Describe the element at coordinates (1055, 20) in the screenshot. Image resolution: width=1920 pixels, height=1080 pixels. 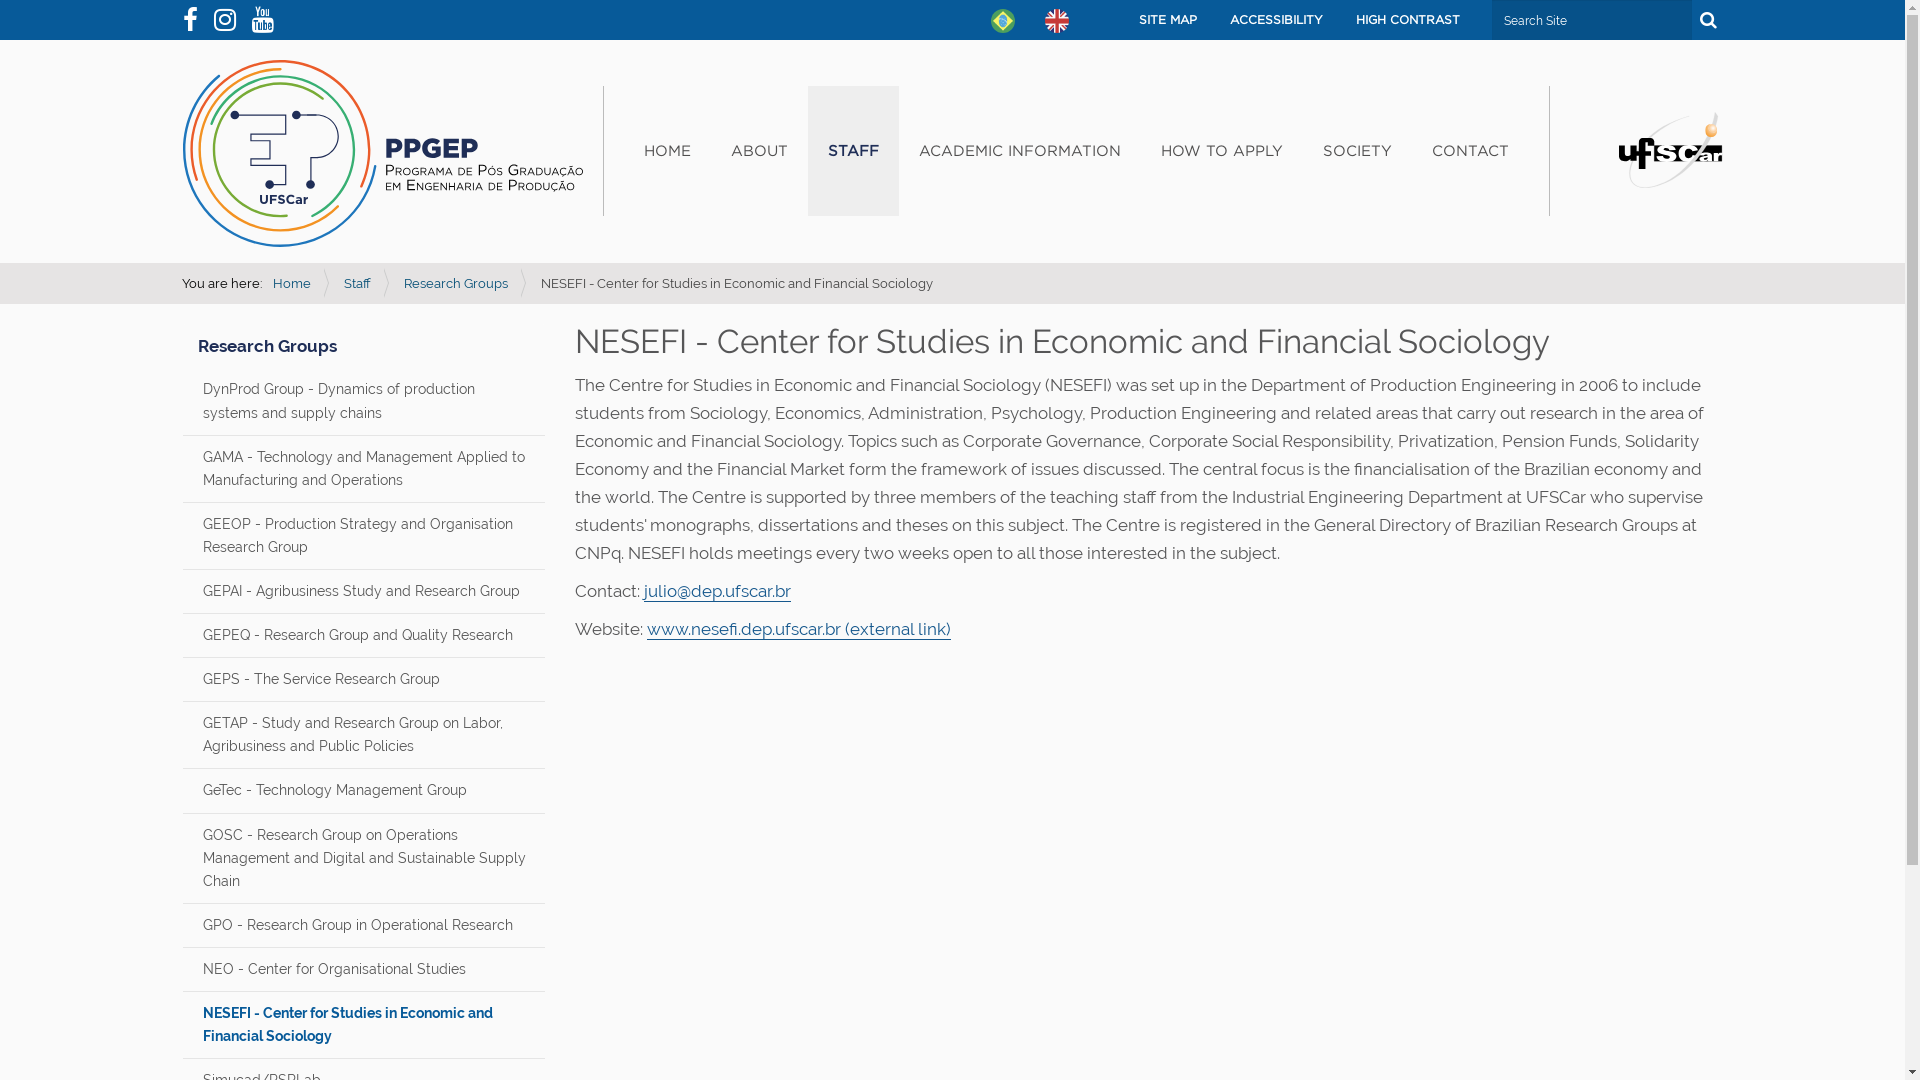
I see `'English'` at that location.